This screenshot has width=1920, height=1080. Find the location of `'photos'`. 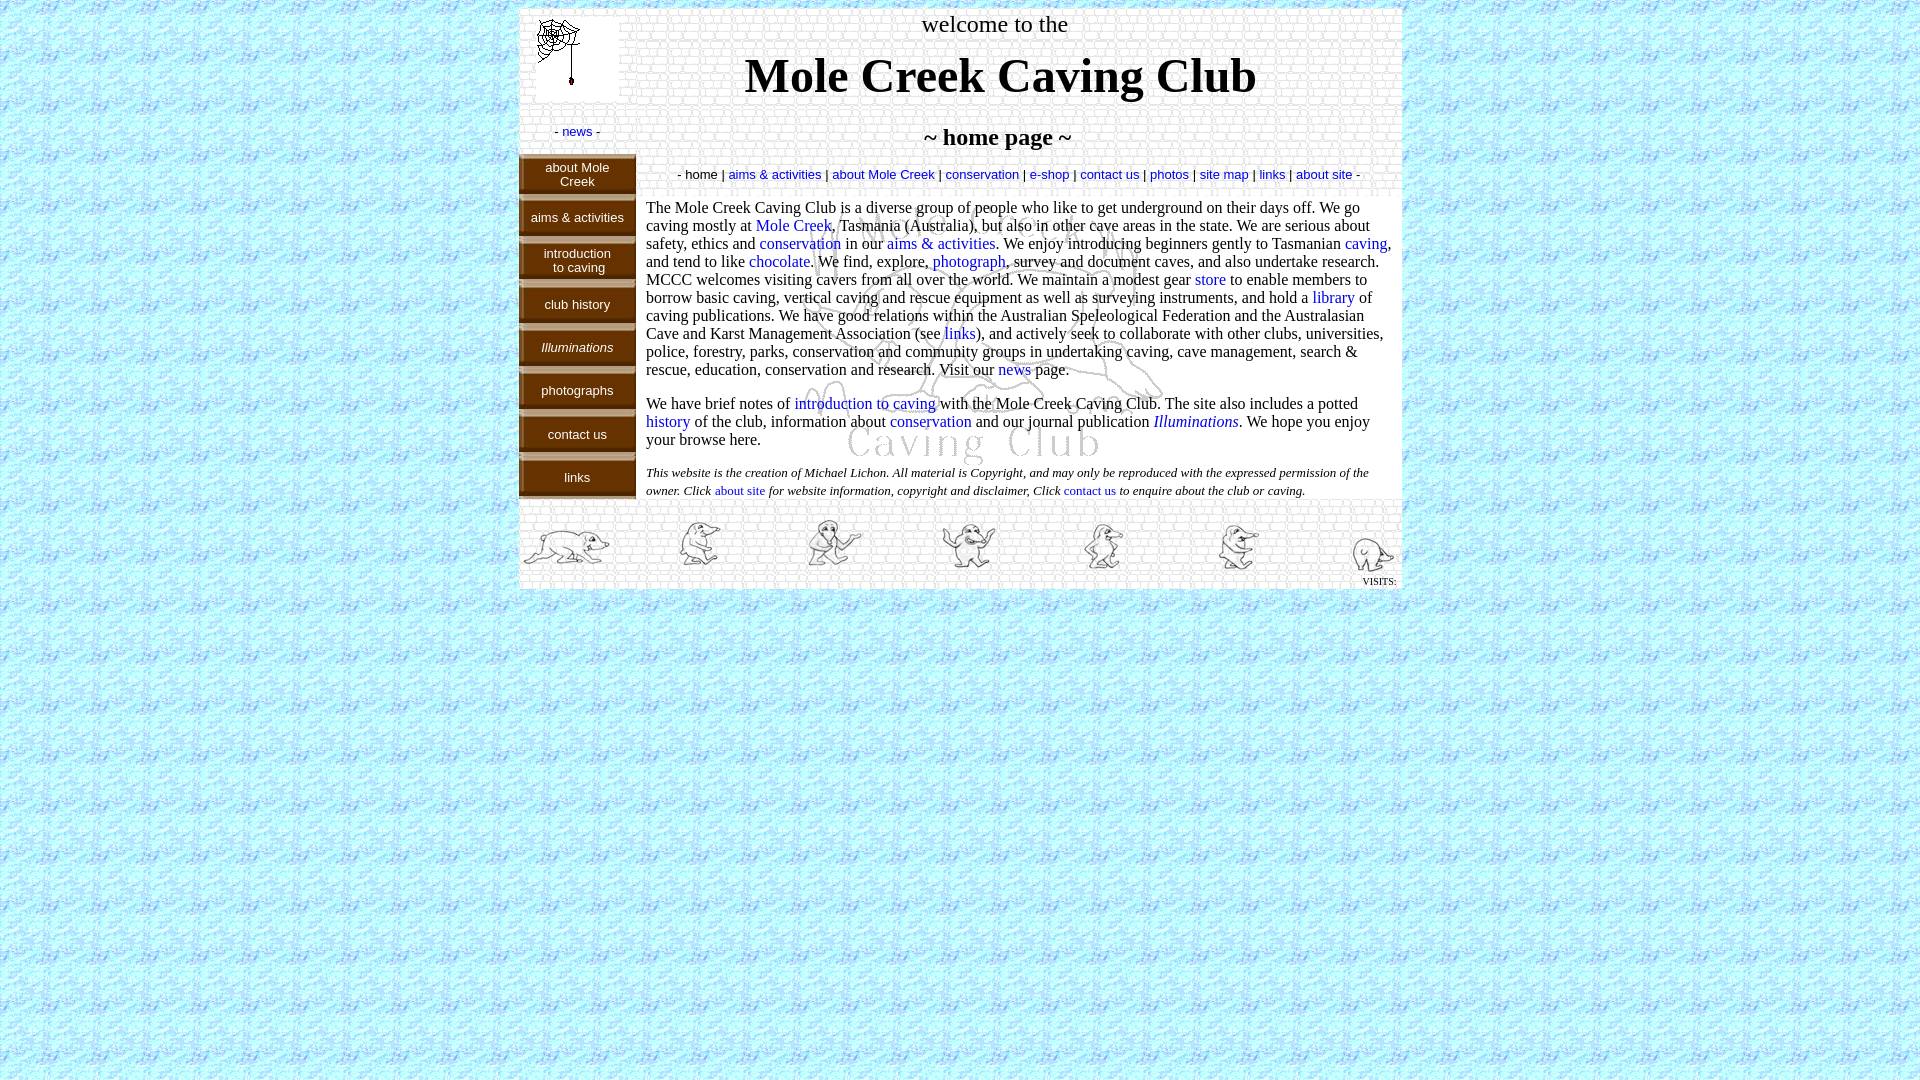

'photos' is located at coordinates (1169, 172).